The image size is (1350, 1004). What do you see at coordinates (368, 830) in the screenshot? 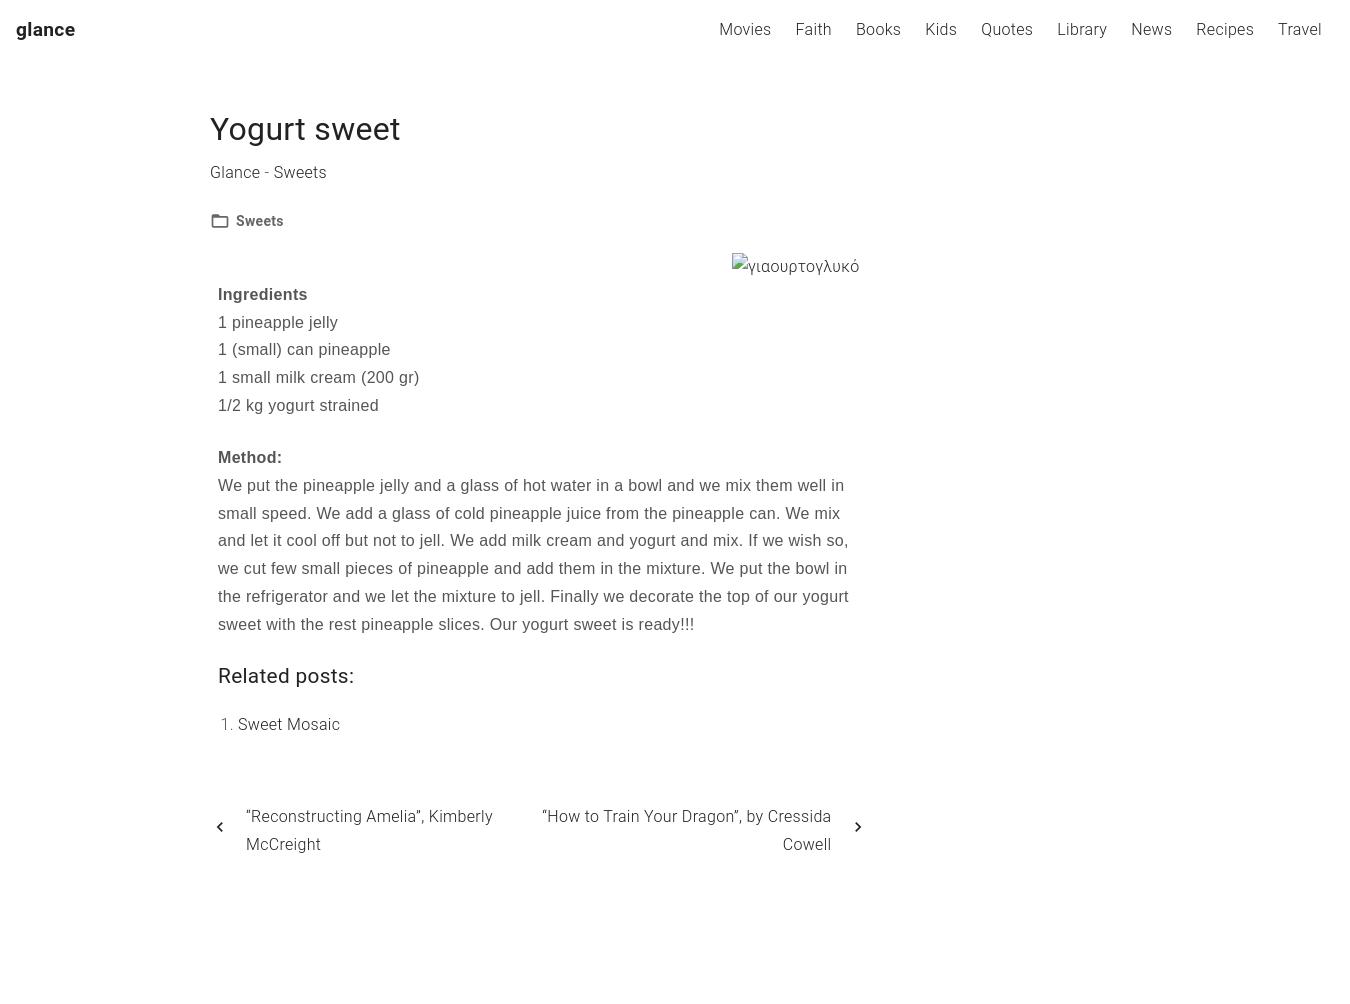
I see `'“Reconstructing Amelia”, Kimberly McCreight'` at bounding box center [368, 830].